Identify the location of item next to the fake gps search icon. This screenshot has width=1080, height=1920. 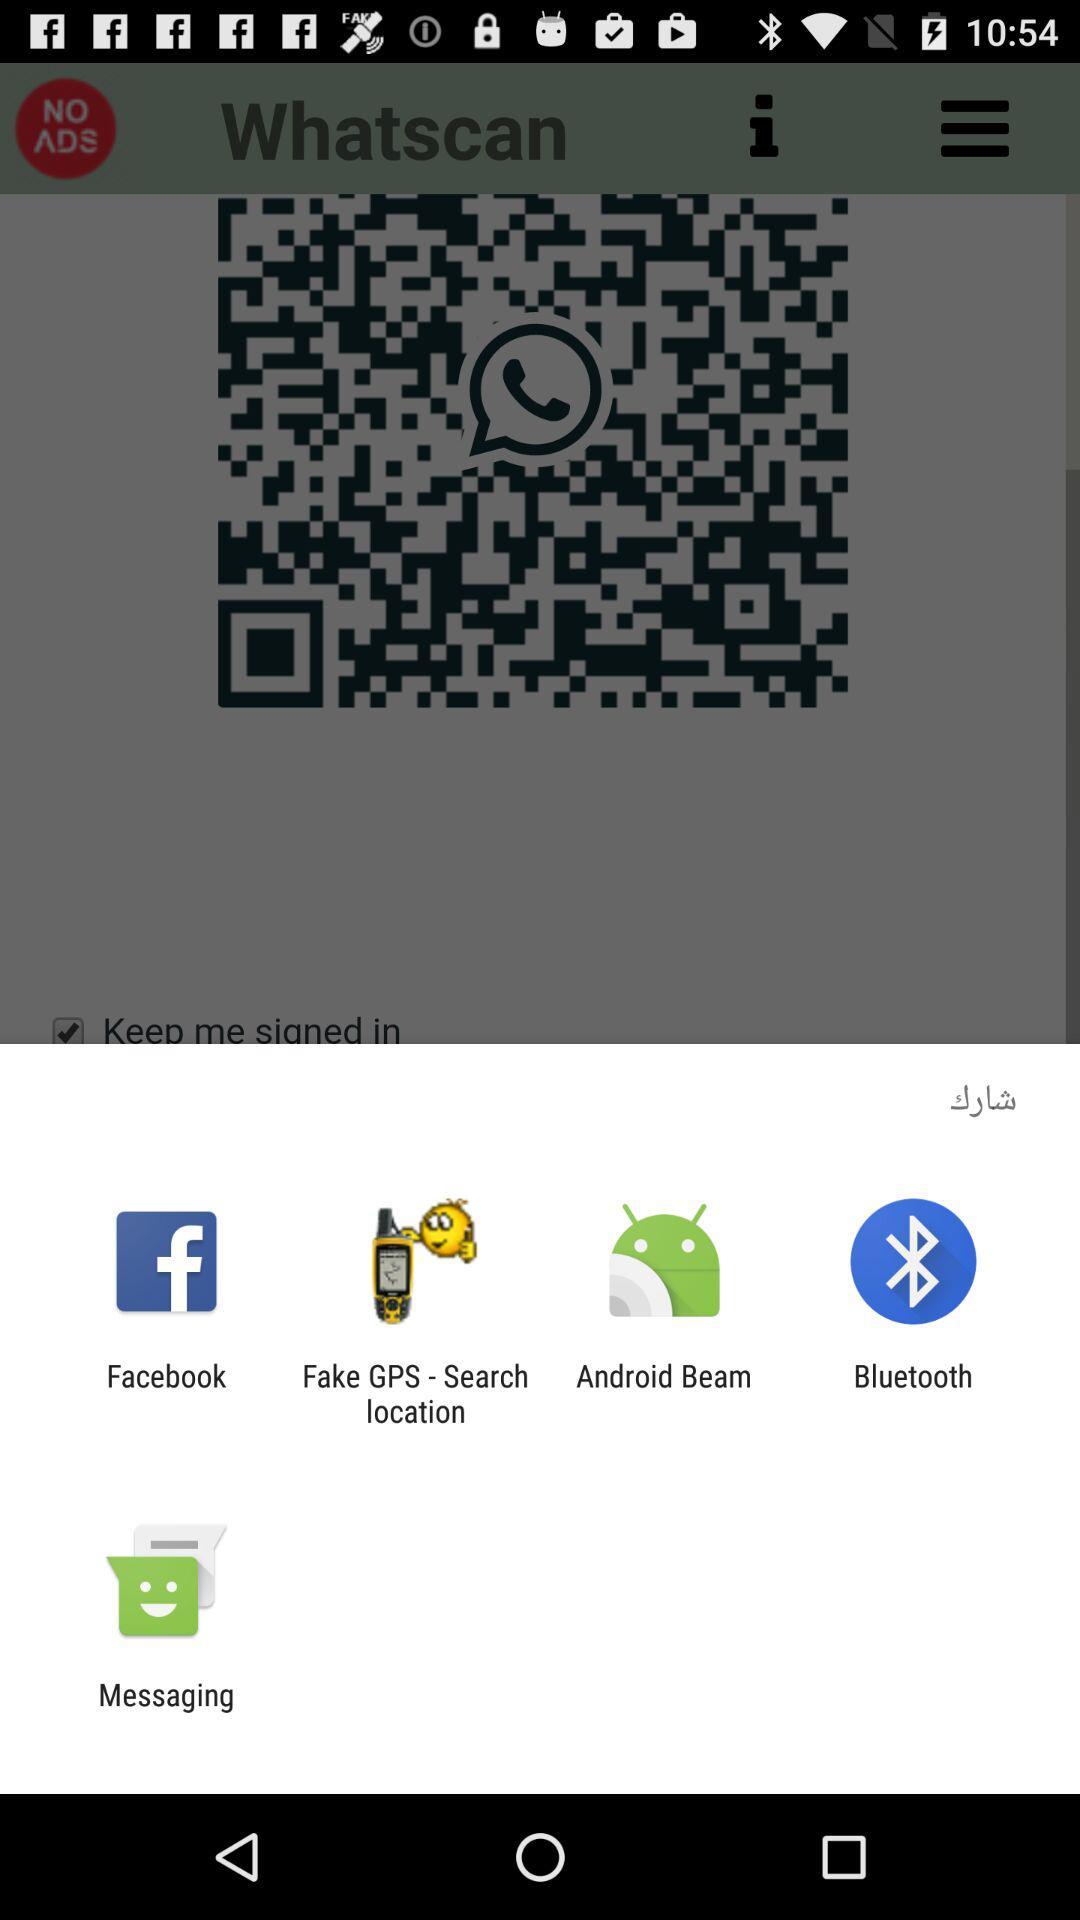
(165, 1392).